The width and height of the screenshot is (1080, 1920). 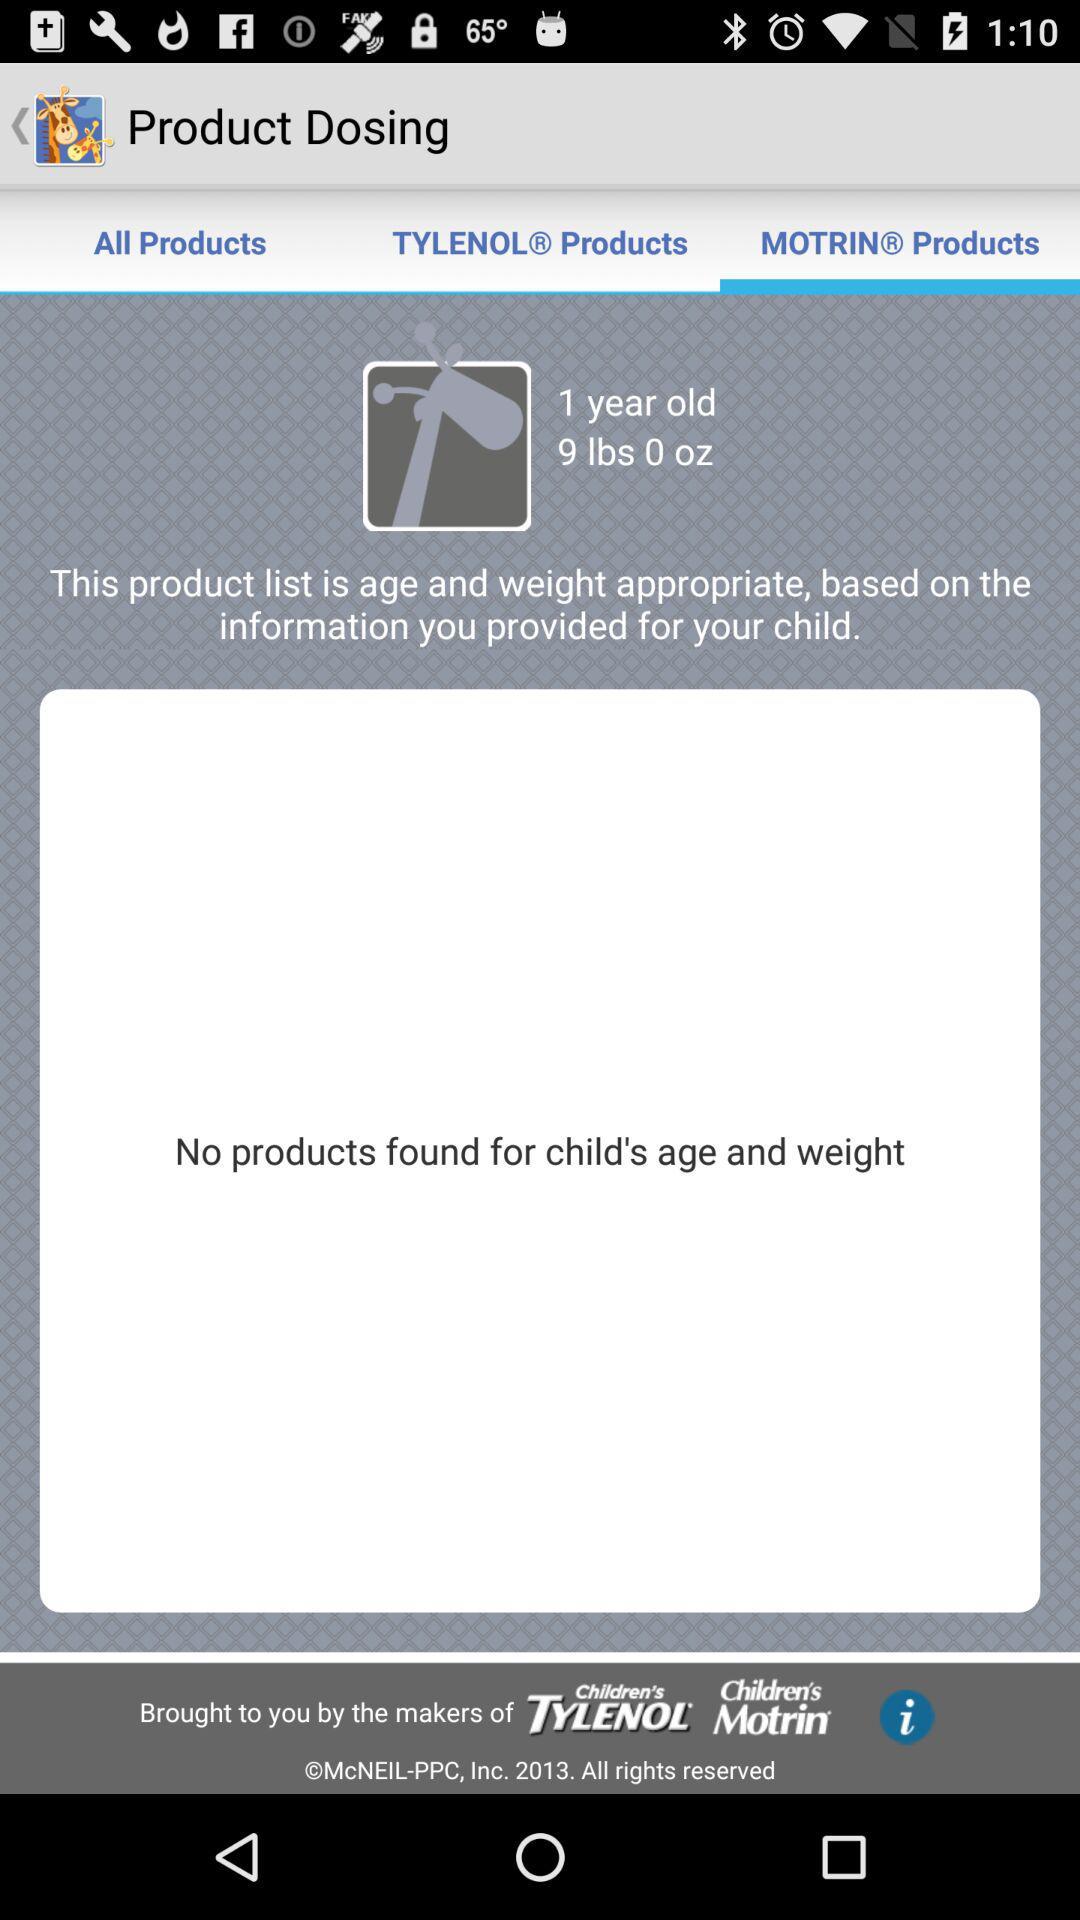 What do you see at coordinates (540, 240) in the screenshot?
I see `the item below product dosing app` at bounding box center [540, 240].